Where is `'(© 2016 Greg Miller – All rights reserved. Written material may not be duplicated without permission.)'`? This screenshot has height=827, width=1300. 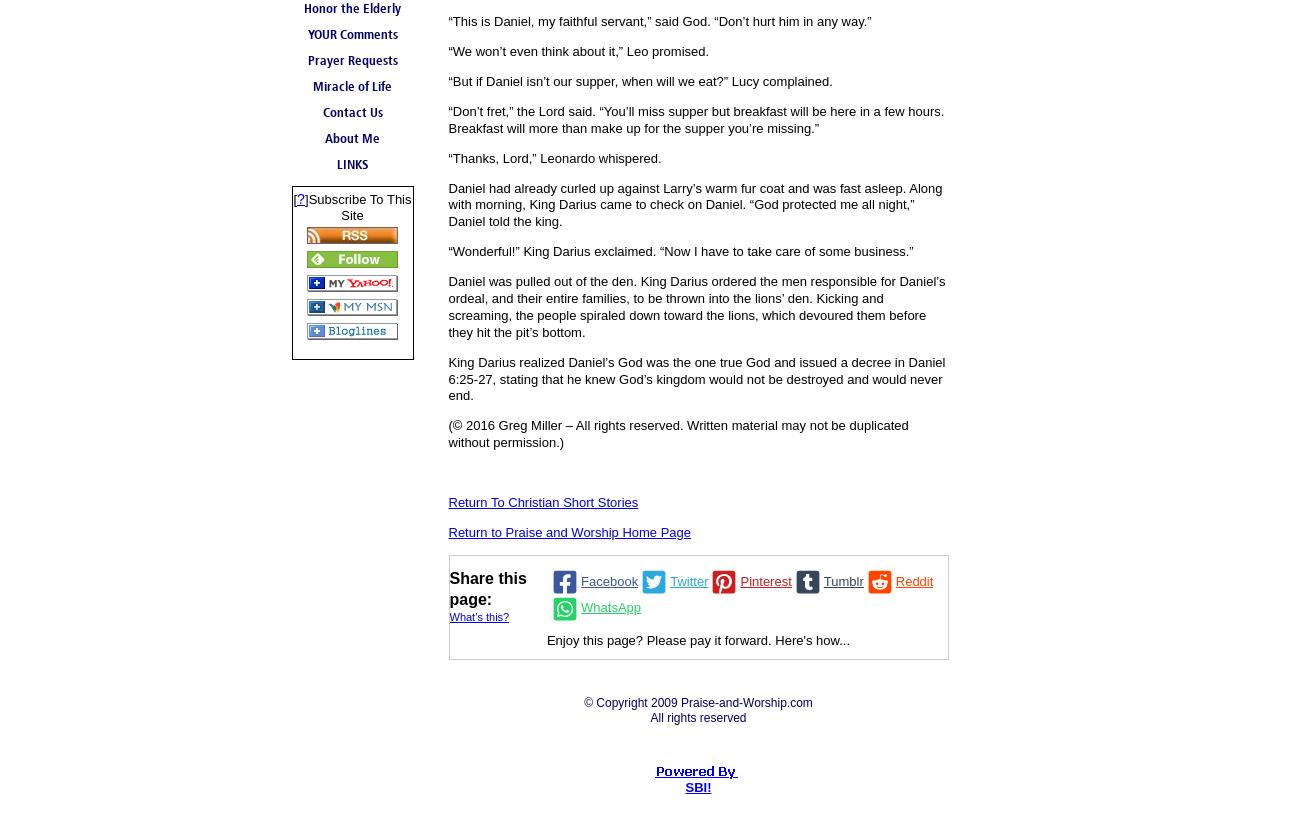
'(© 2016 Greg Miller – All rights reserved. Written material may not be duplicated without permission.)' is located at coordinates (446, 433).